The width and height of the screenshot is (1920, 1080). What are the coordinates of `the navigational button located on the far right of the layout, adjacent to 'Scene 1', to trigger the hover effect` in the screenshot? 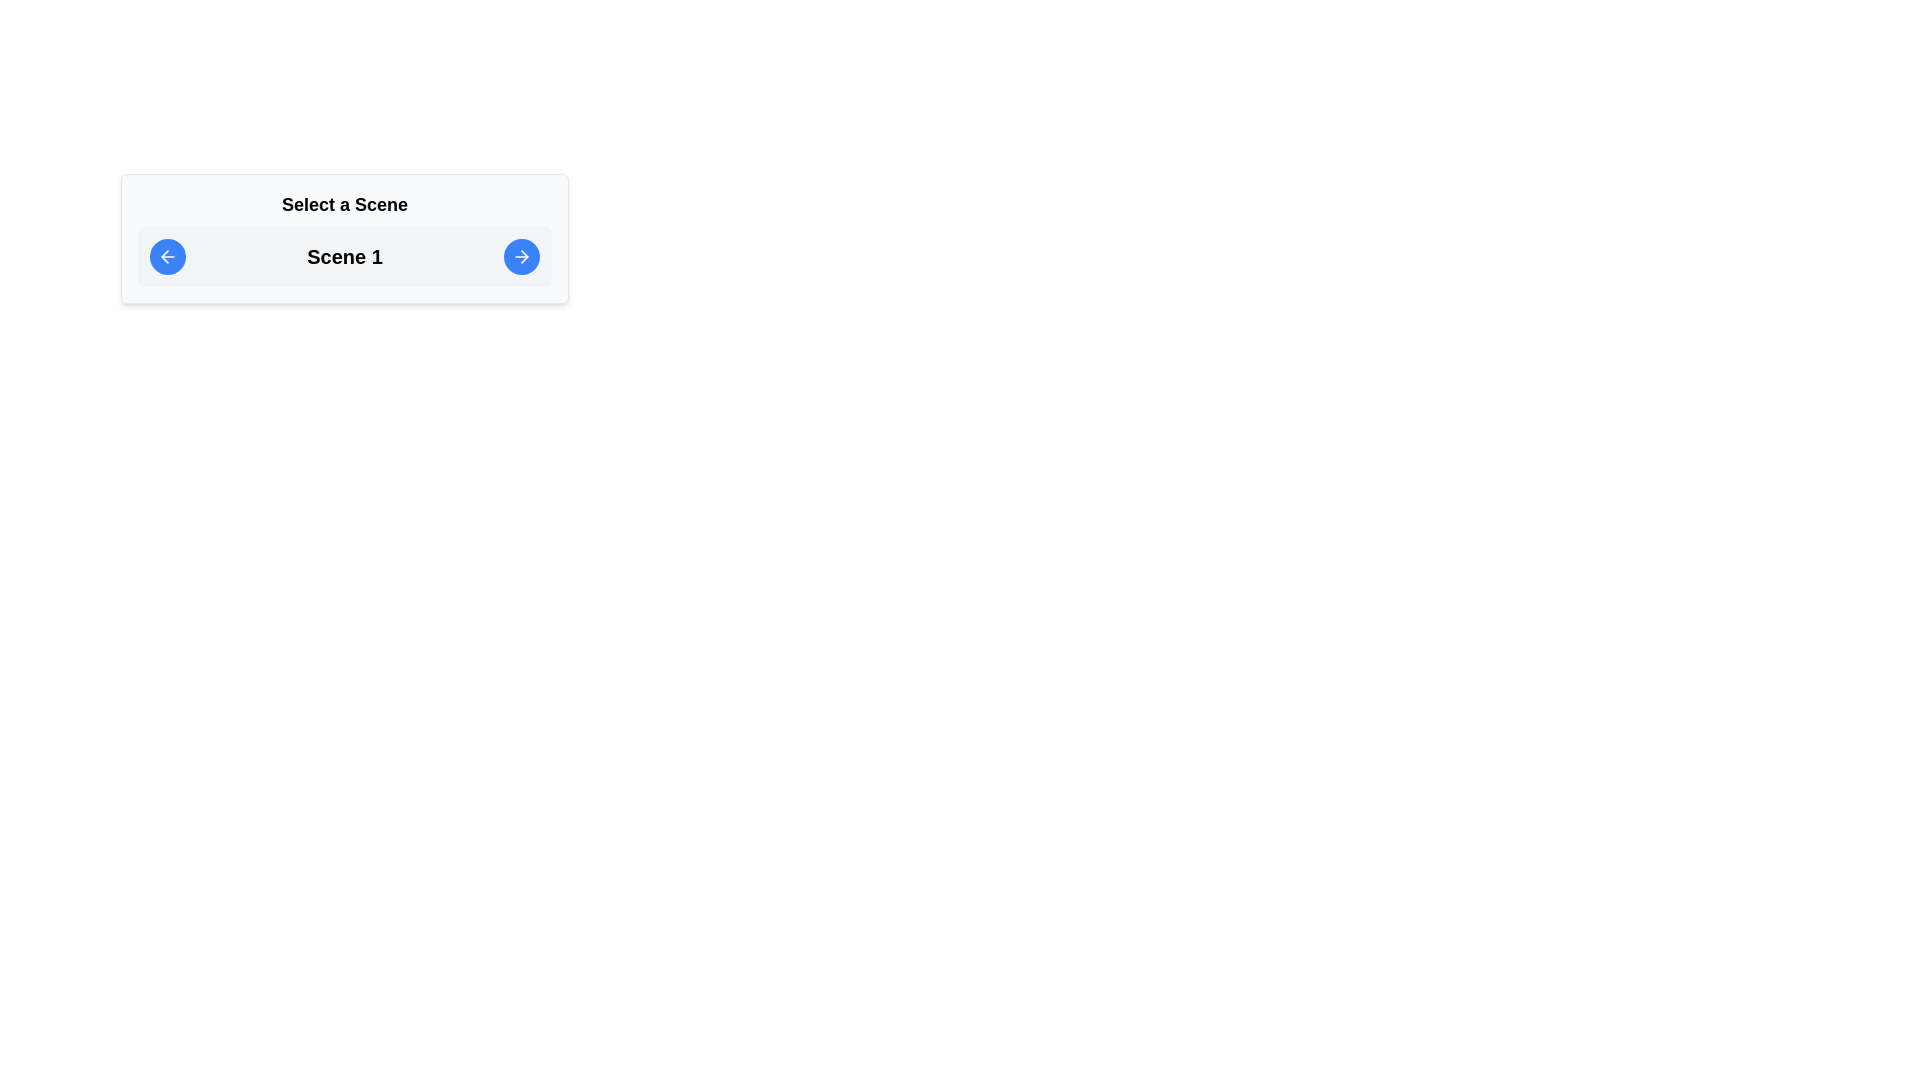 It's located at (522, 256).